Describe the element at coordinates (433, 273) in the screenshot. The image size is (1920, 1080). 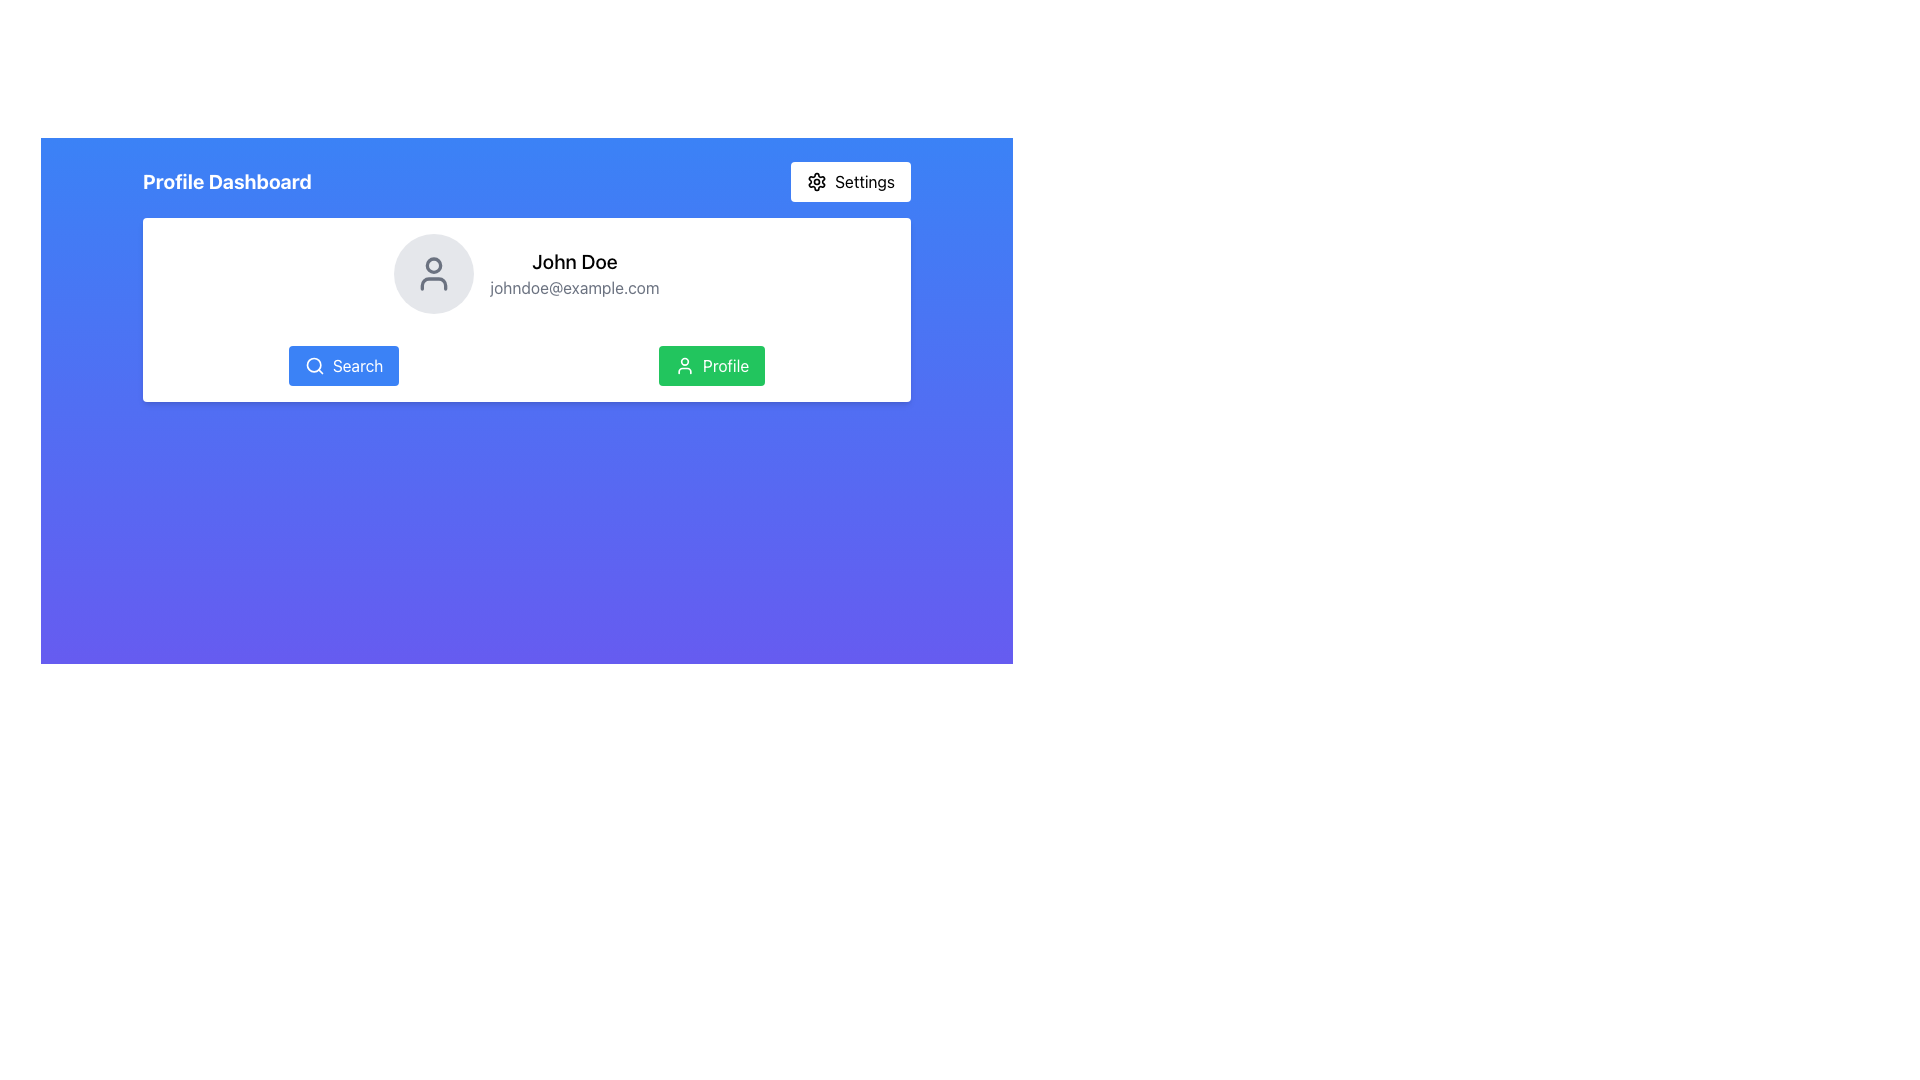
I see `the user outline icon, which is represented by a circular head and a semi-circular body figure, located above the name 'John Doe' in the profile dashboard` at that location.